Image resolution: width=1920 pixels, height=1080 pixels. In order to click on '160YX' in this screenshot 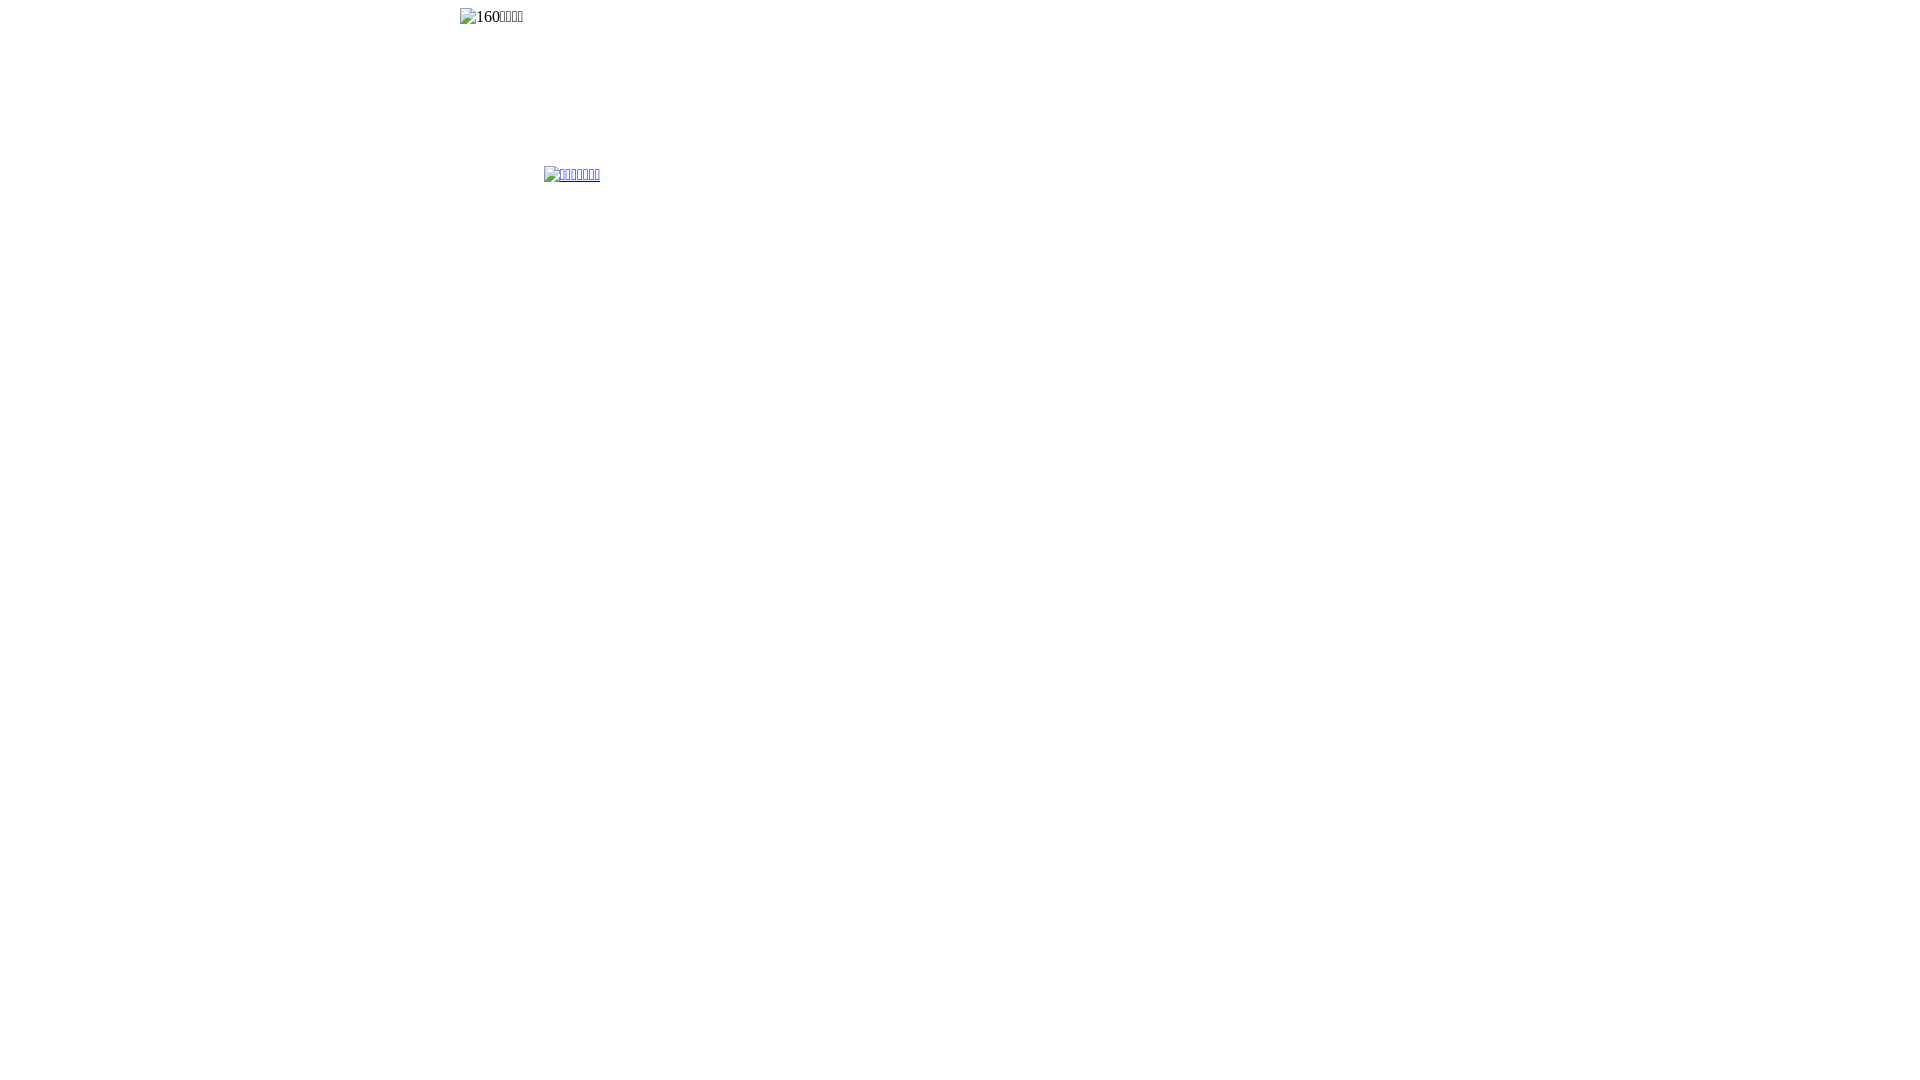, I will do `click(459, 16)`.